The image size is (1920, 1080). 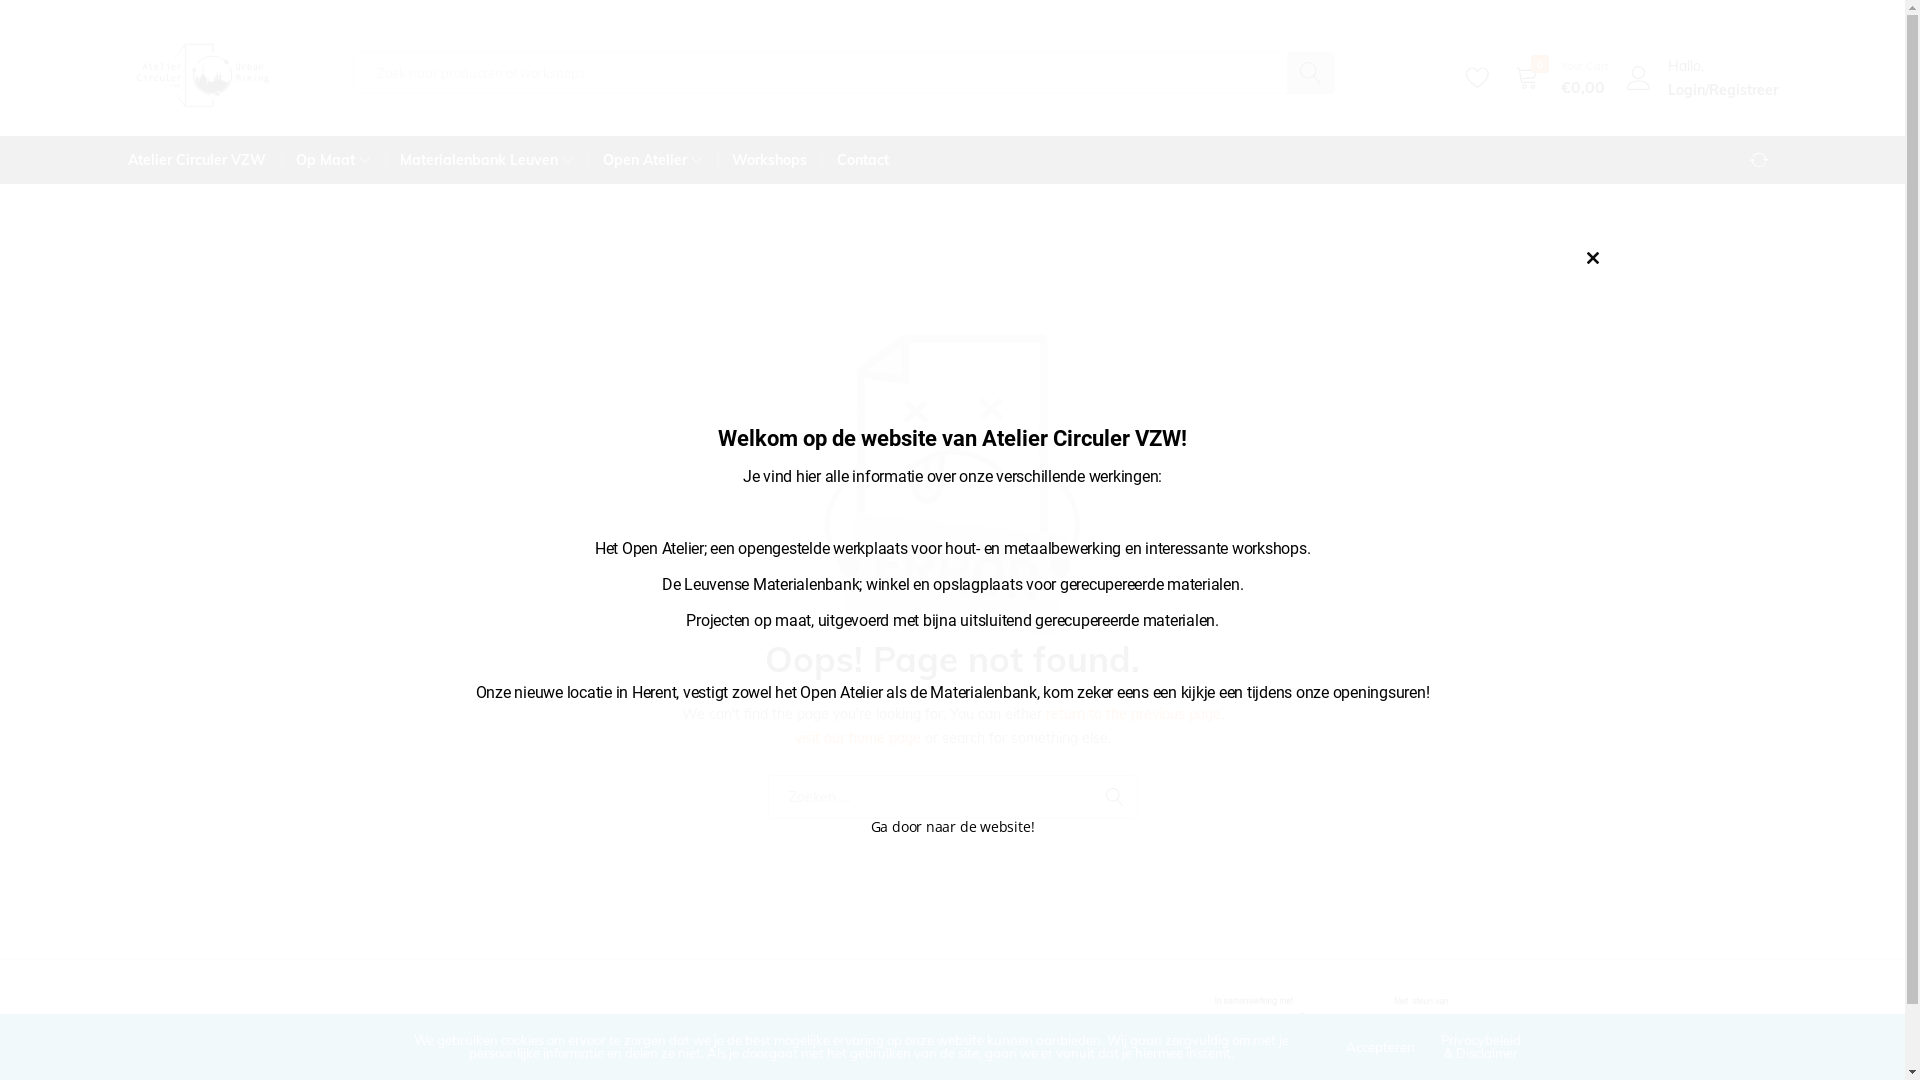 What do you see at coordinates (1623, 76) in the screenshot?
I see `'Hallo,` at bounding box center [1623, 76].